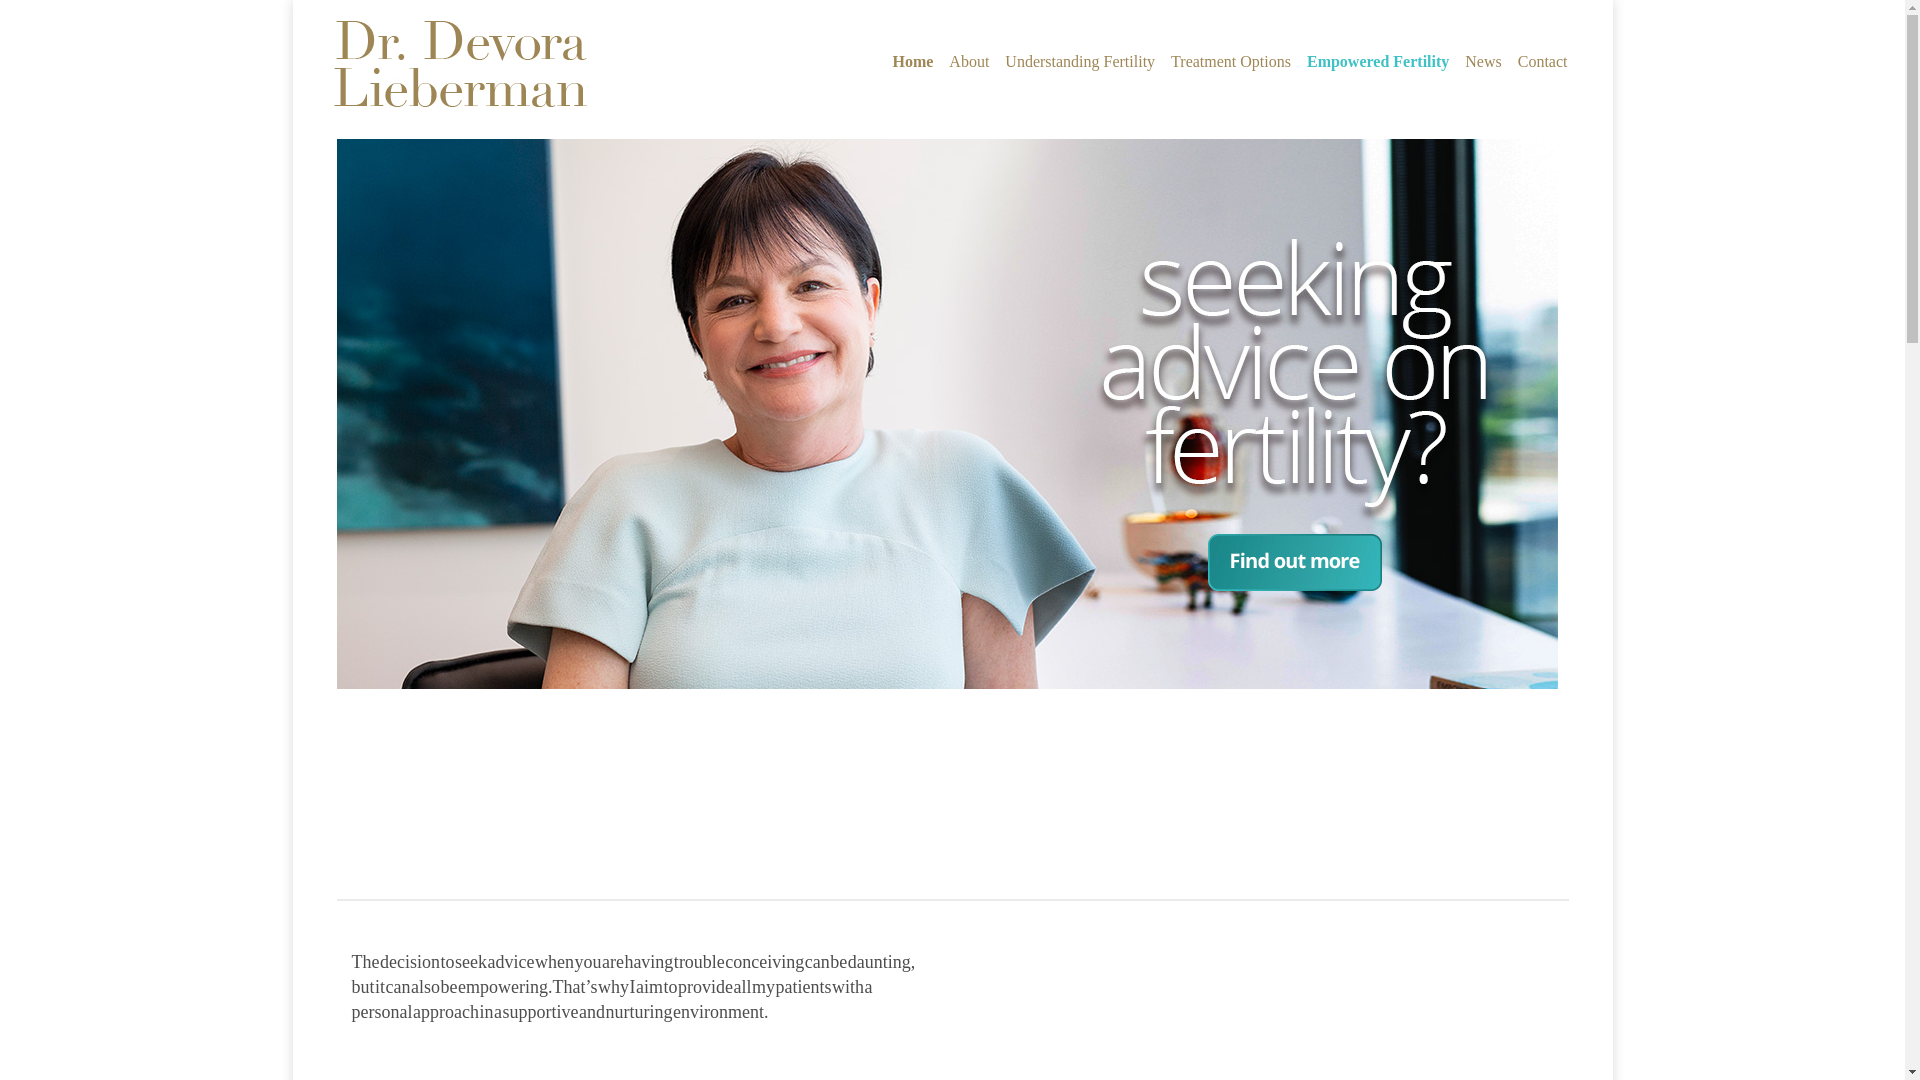 Image resolution: width=1920 pixels, height=1080 pixels. I want to click on 'Home', so click(911, 61).